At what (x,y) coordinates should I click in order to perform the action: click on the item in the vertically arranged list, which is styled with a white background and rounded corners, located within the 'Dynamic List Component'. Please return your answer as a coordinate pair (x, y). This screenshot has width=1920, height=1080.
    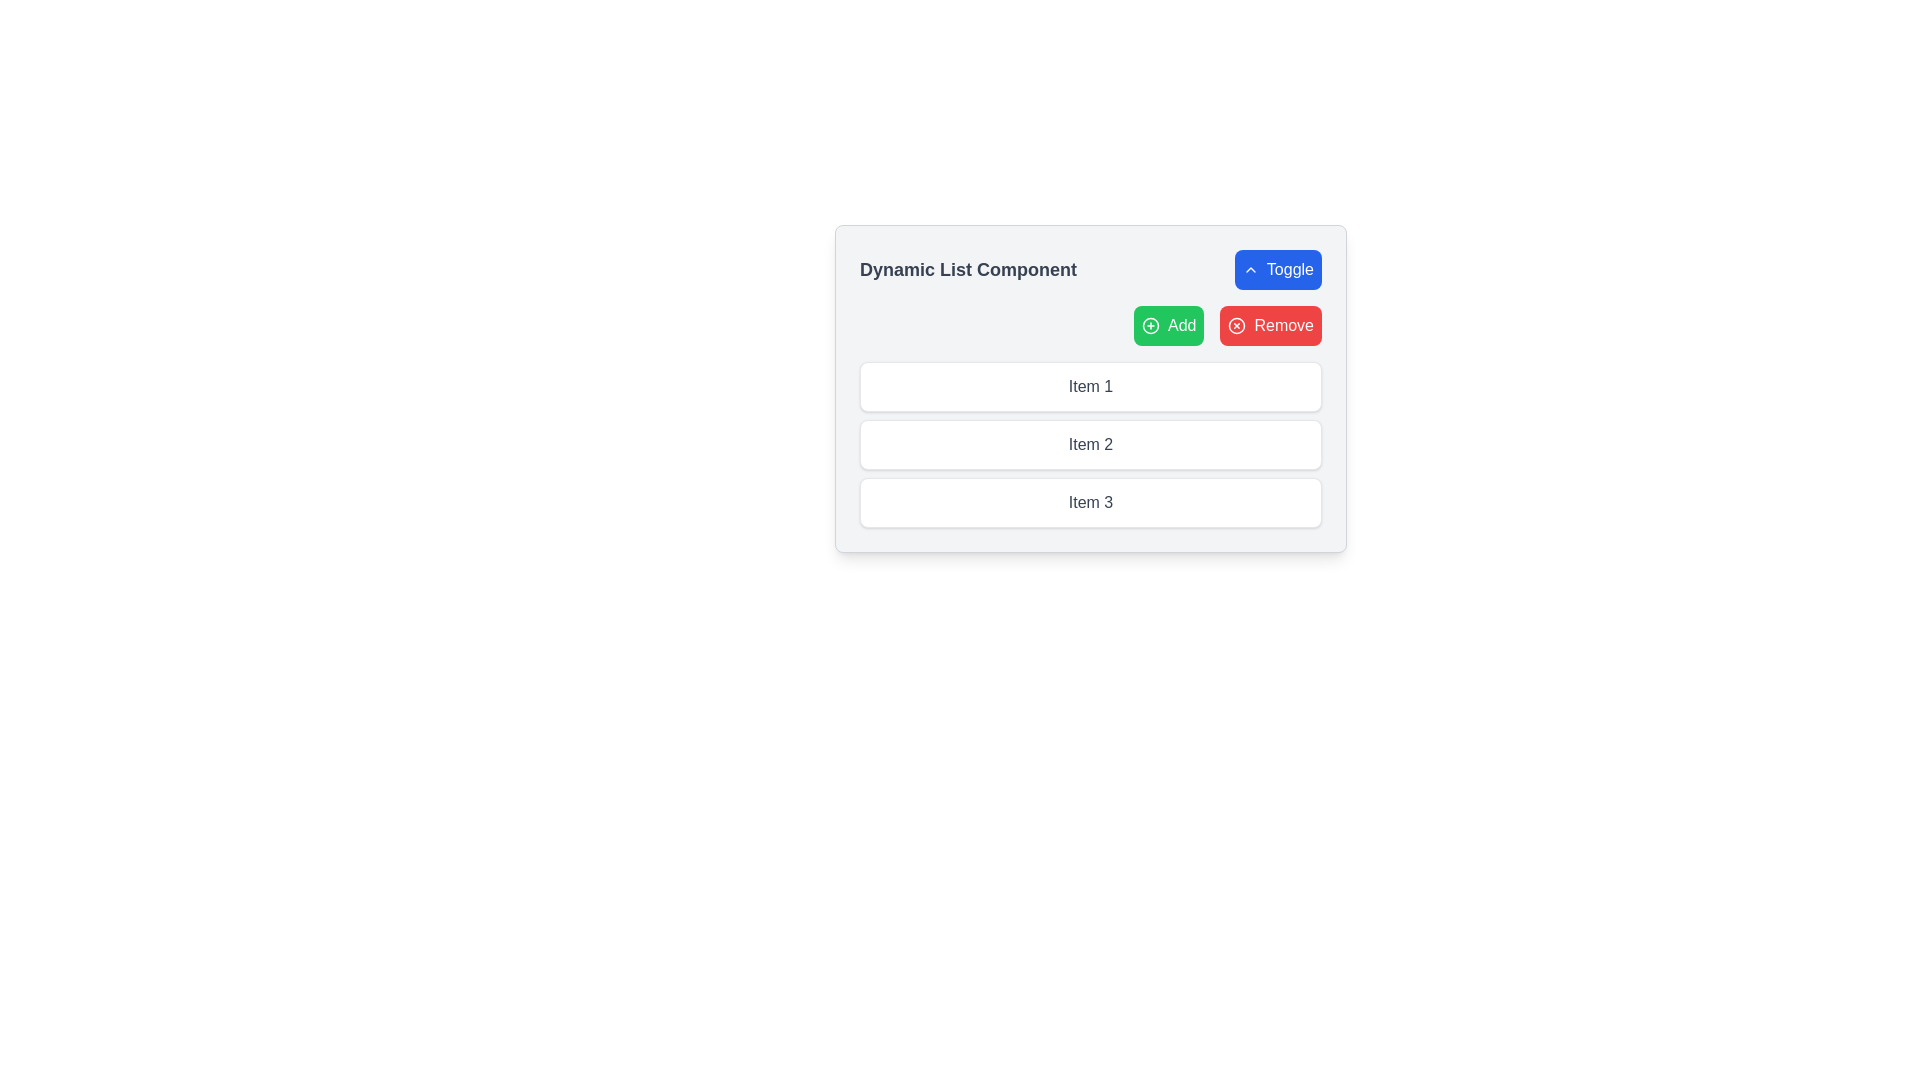
    Looking at the image, I should click on (1089, 443).